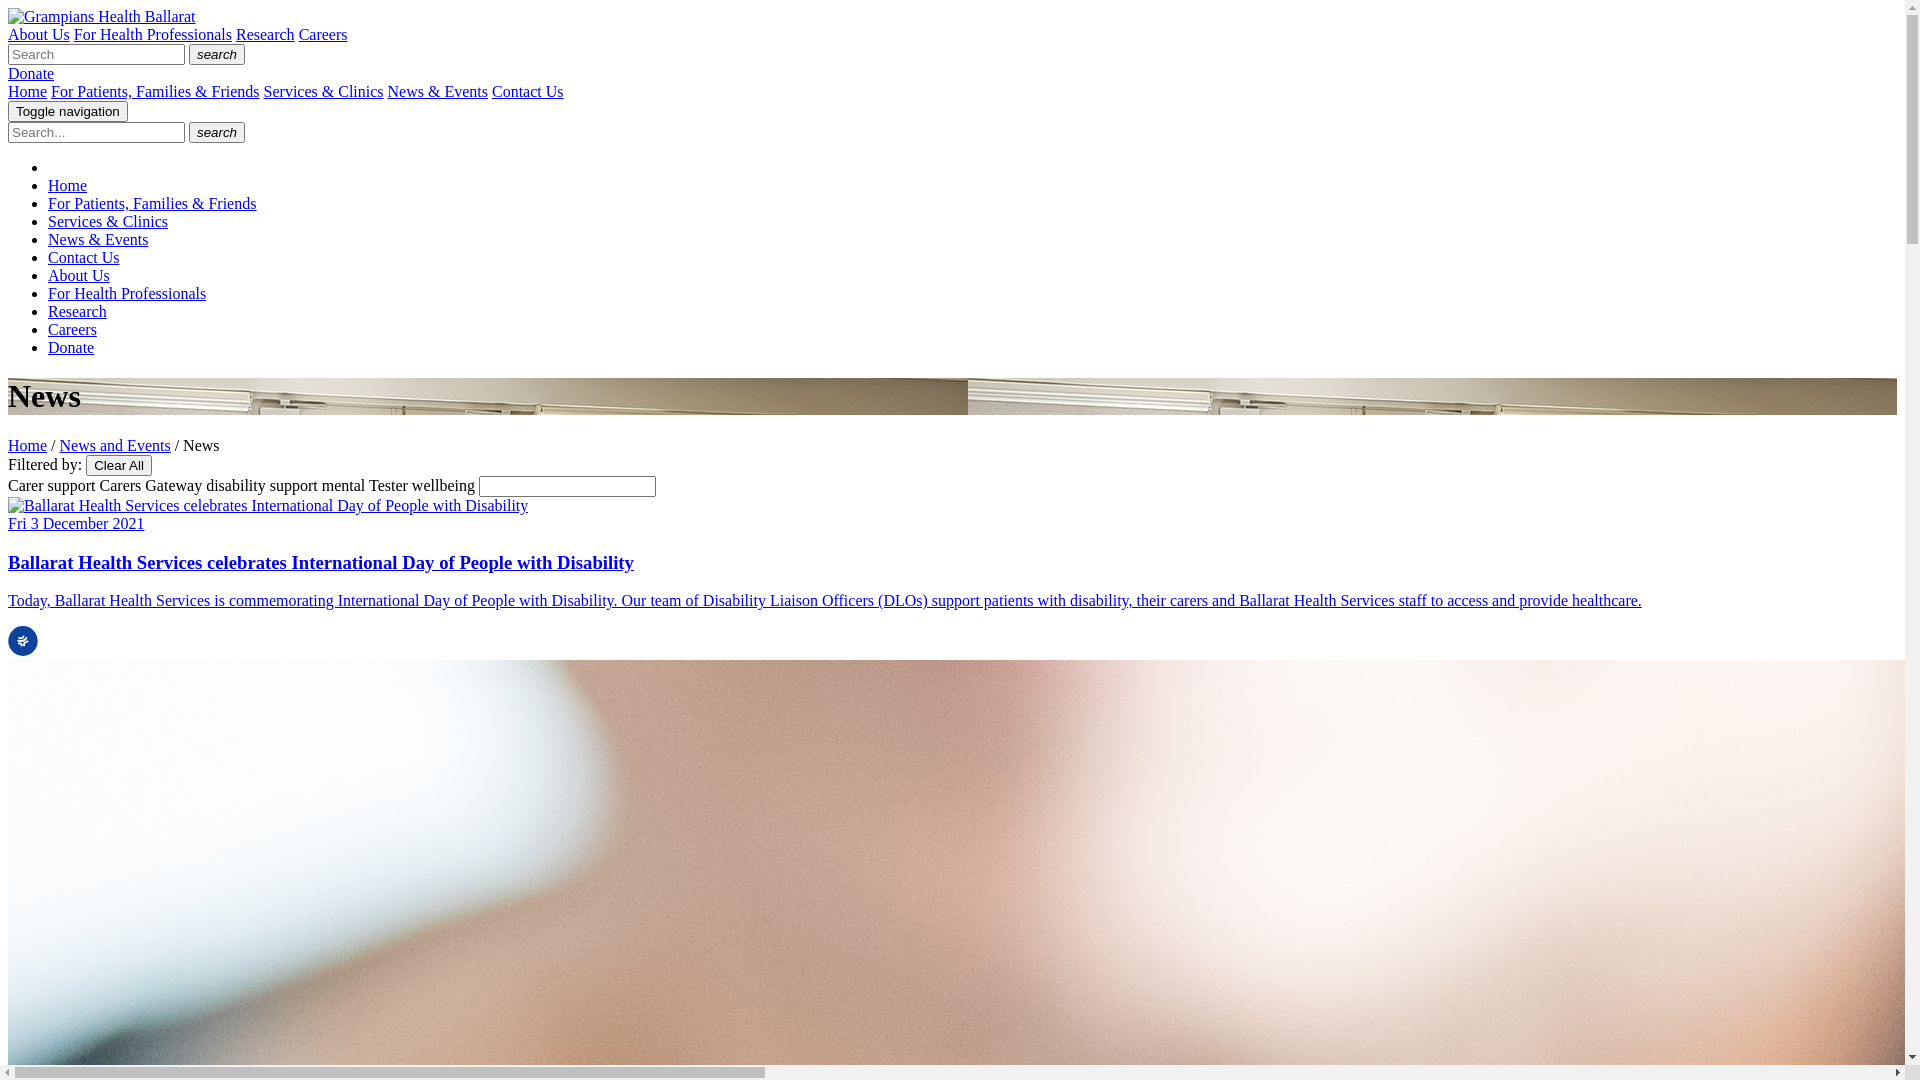  Describe the element at coordinates (67, 185) in the screenshot. I see `'Home'` at that location.